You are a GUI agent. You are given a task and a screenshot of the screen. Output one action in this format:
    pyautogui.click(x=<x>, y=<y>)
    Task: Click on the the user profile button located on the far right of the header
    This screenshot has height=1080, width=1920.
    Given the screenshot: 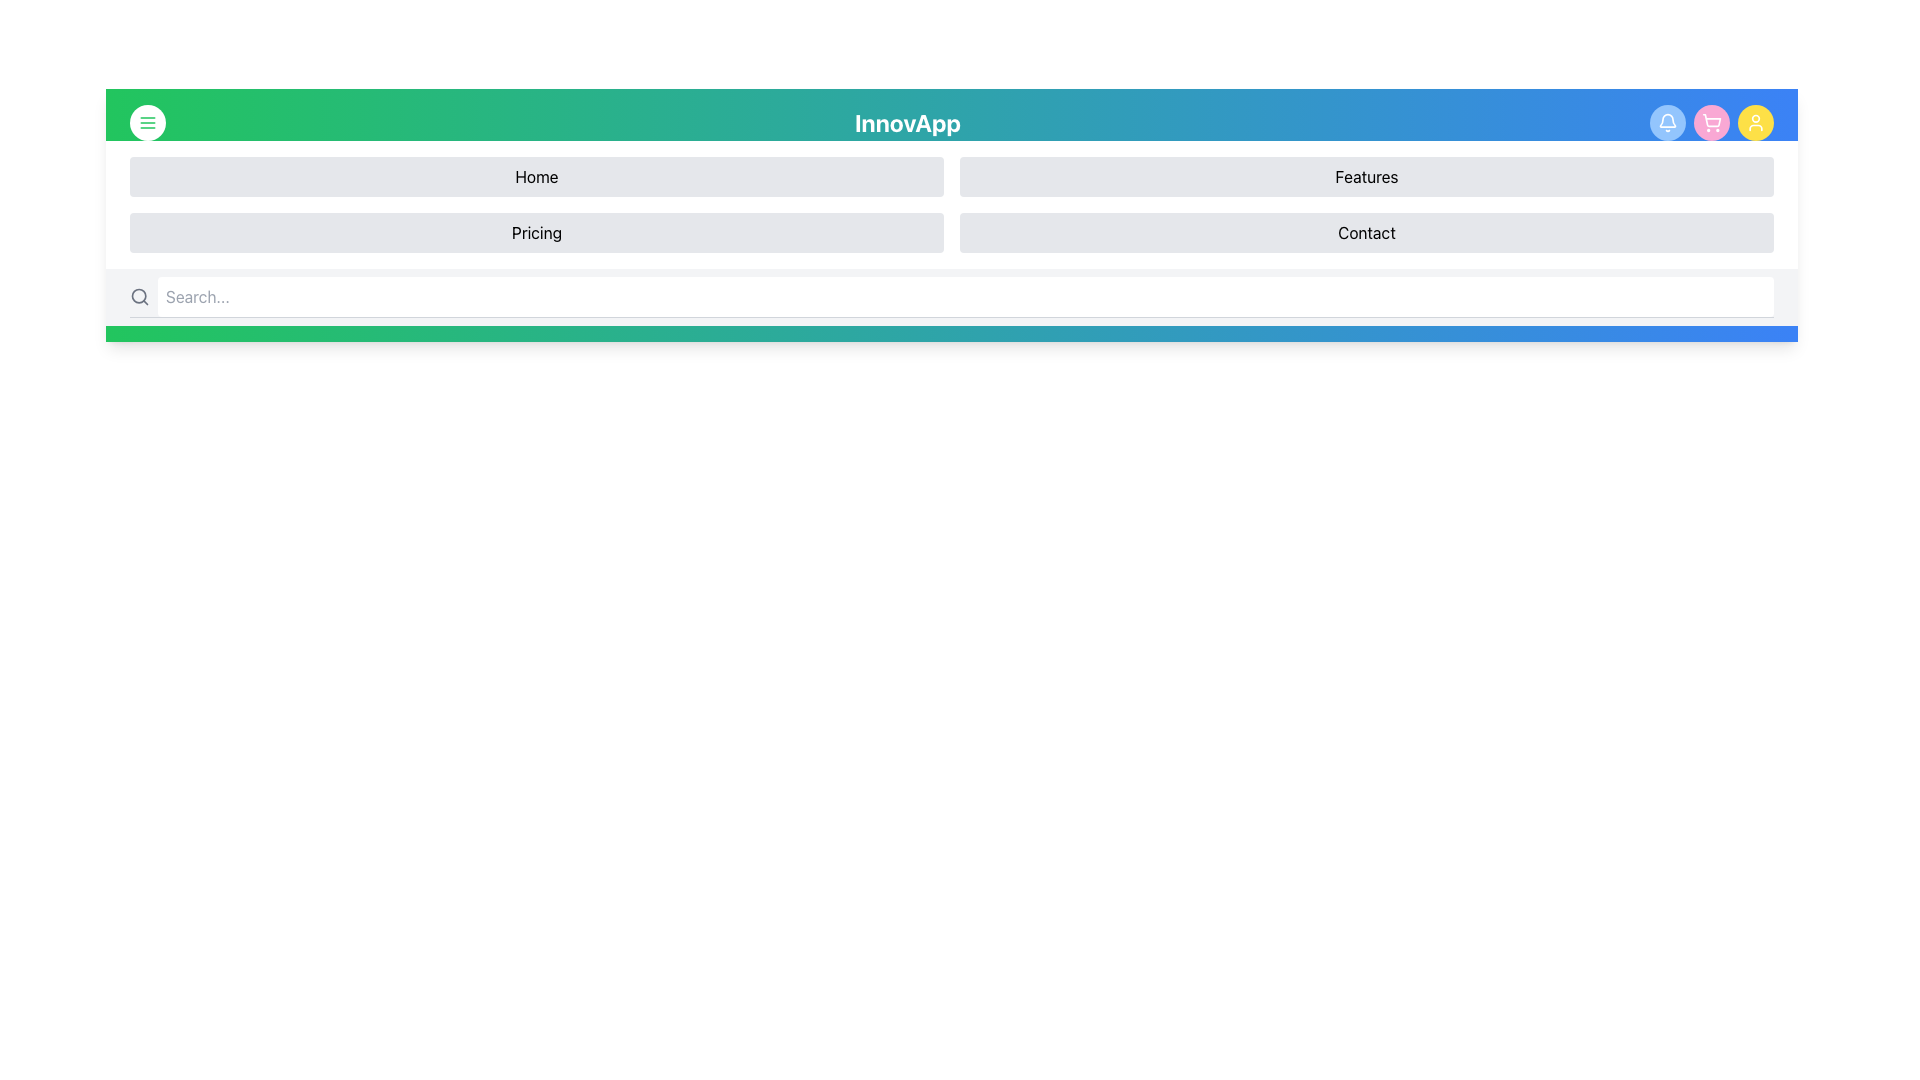 What is the action you would take?
    pyautogui.click(x=1755, y=123)
    